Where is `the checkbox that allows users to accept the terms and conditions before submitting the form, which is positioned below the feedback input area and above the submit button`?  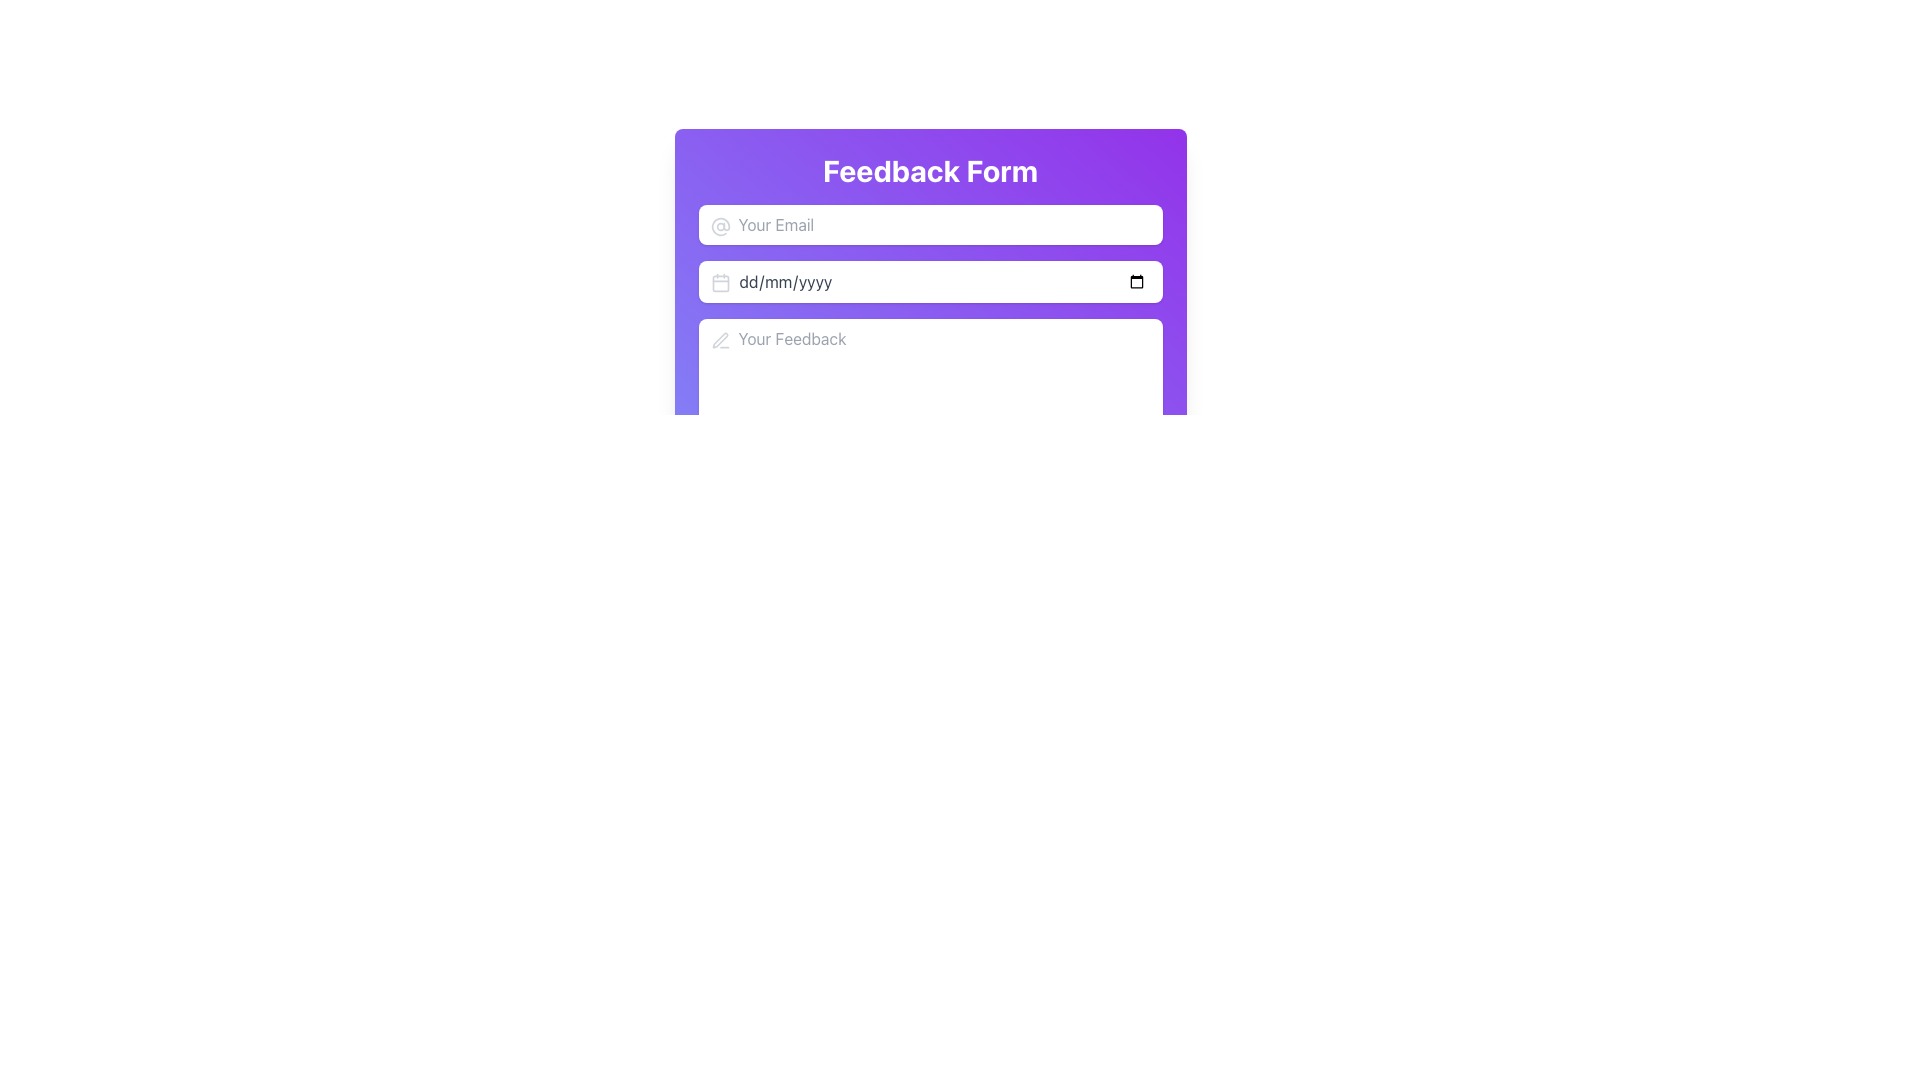 the checkbox that allows users to accept the terms and conditions before submitting the form, which is positioned below the feedback input area and above the submit button is located at coordinates (929, 465).